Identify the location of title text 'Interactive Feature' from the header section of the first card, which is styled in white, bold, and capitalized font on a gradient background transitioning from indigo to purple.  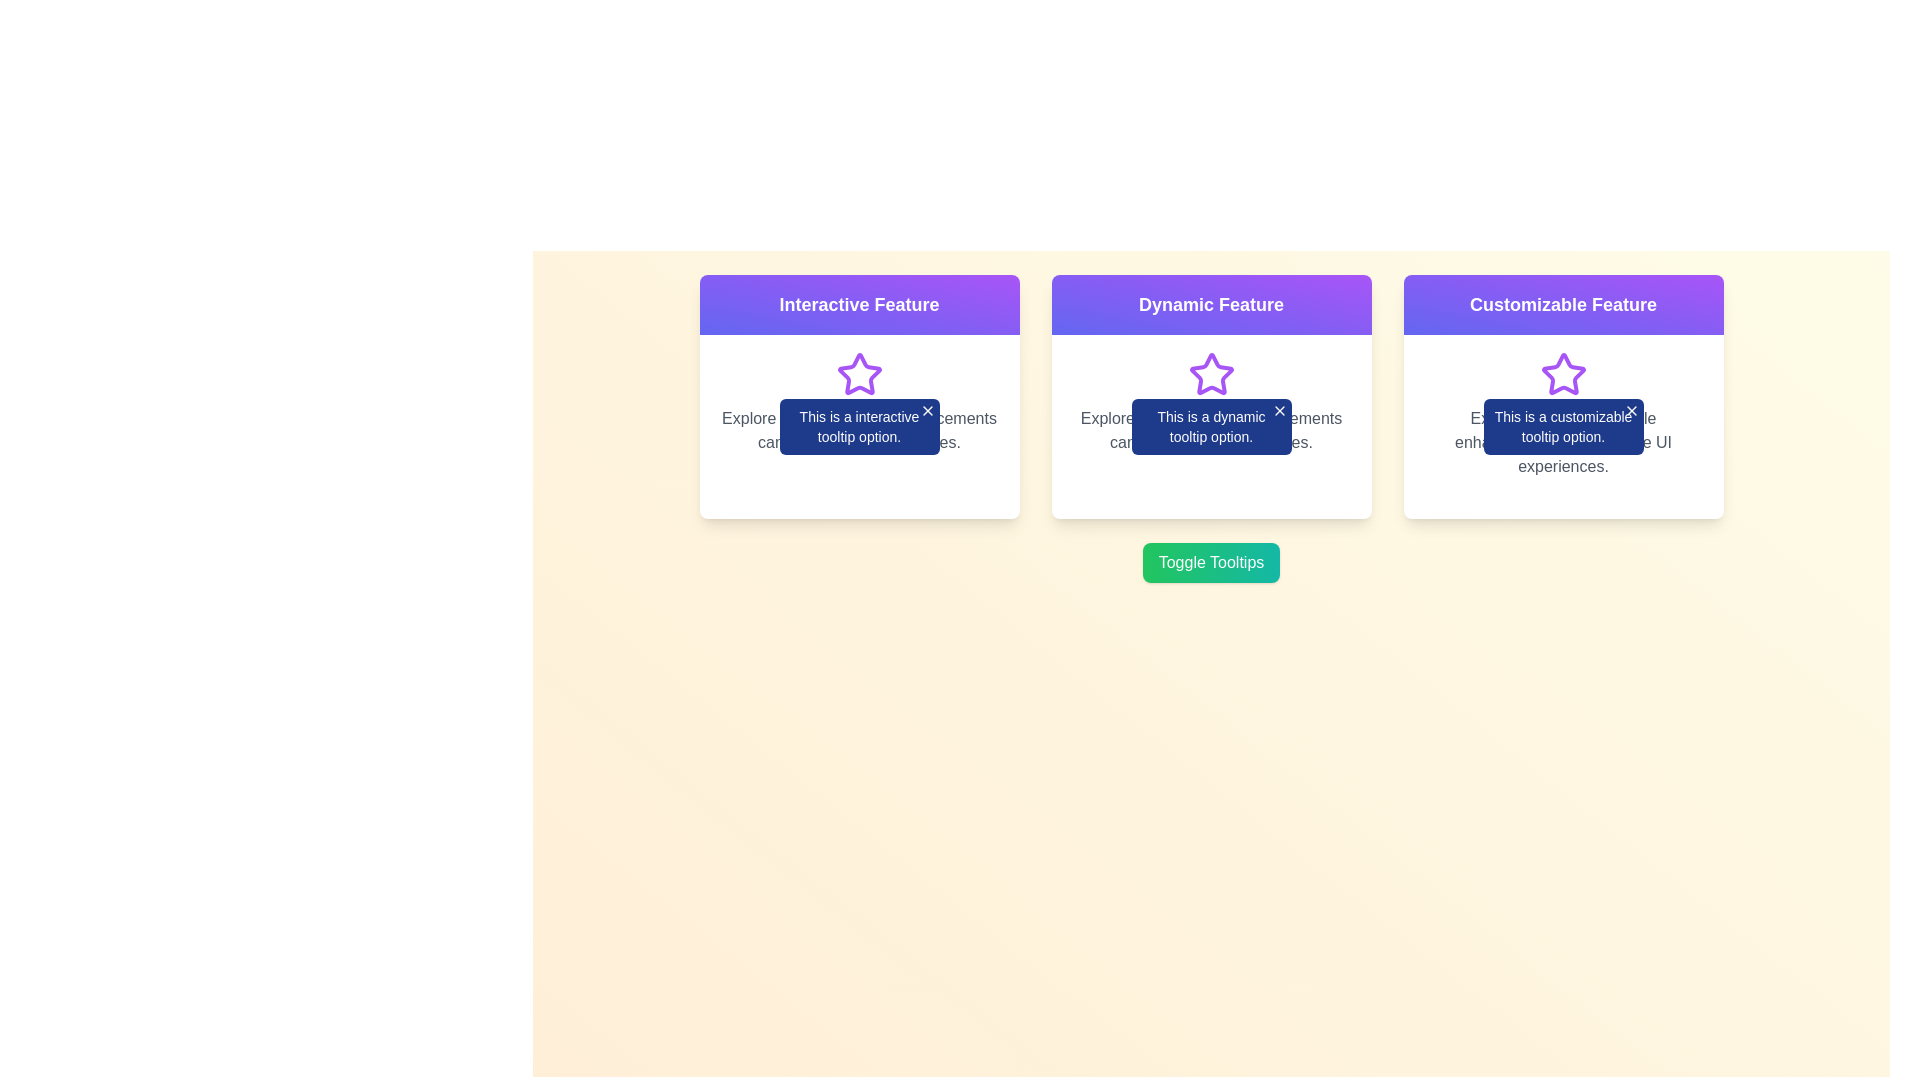
(859, 304).